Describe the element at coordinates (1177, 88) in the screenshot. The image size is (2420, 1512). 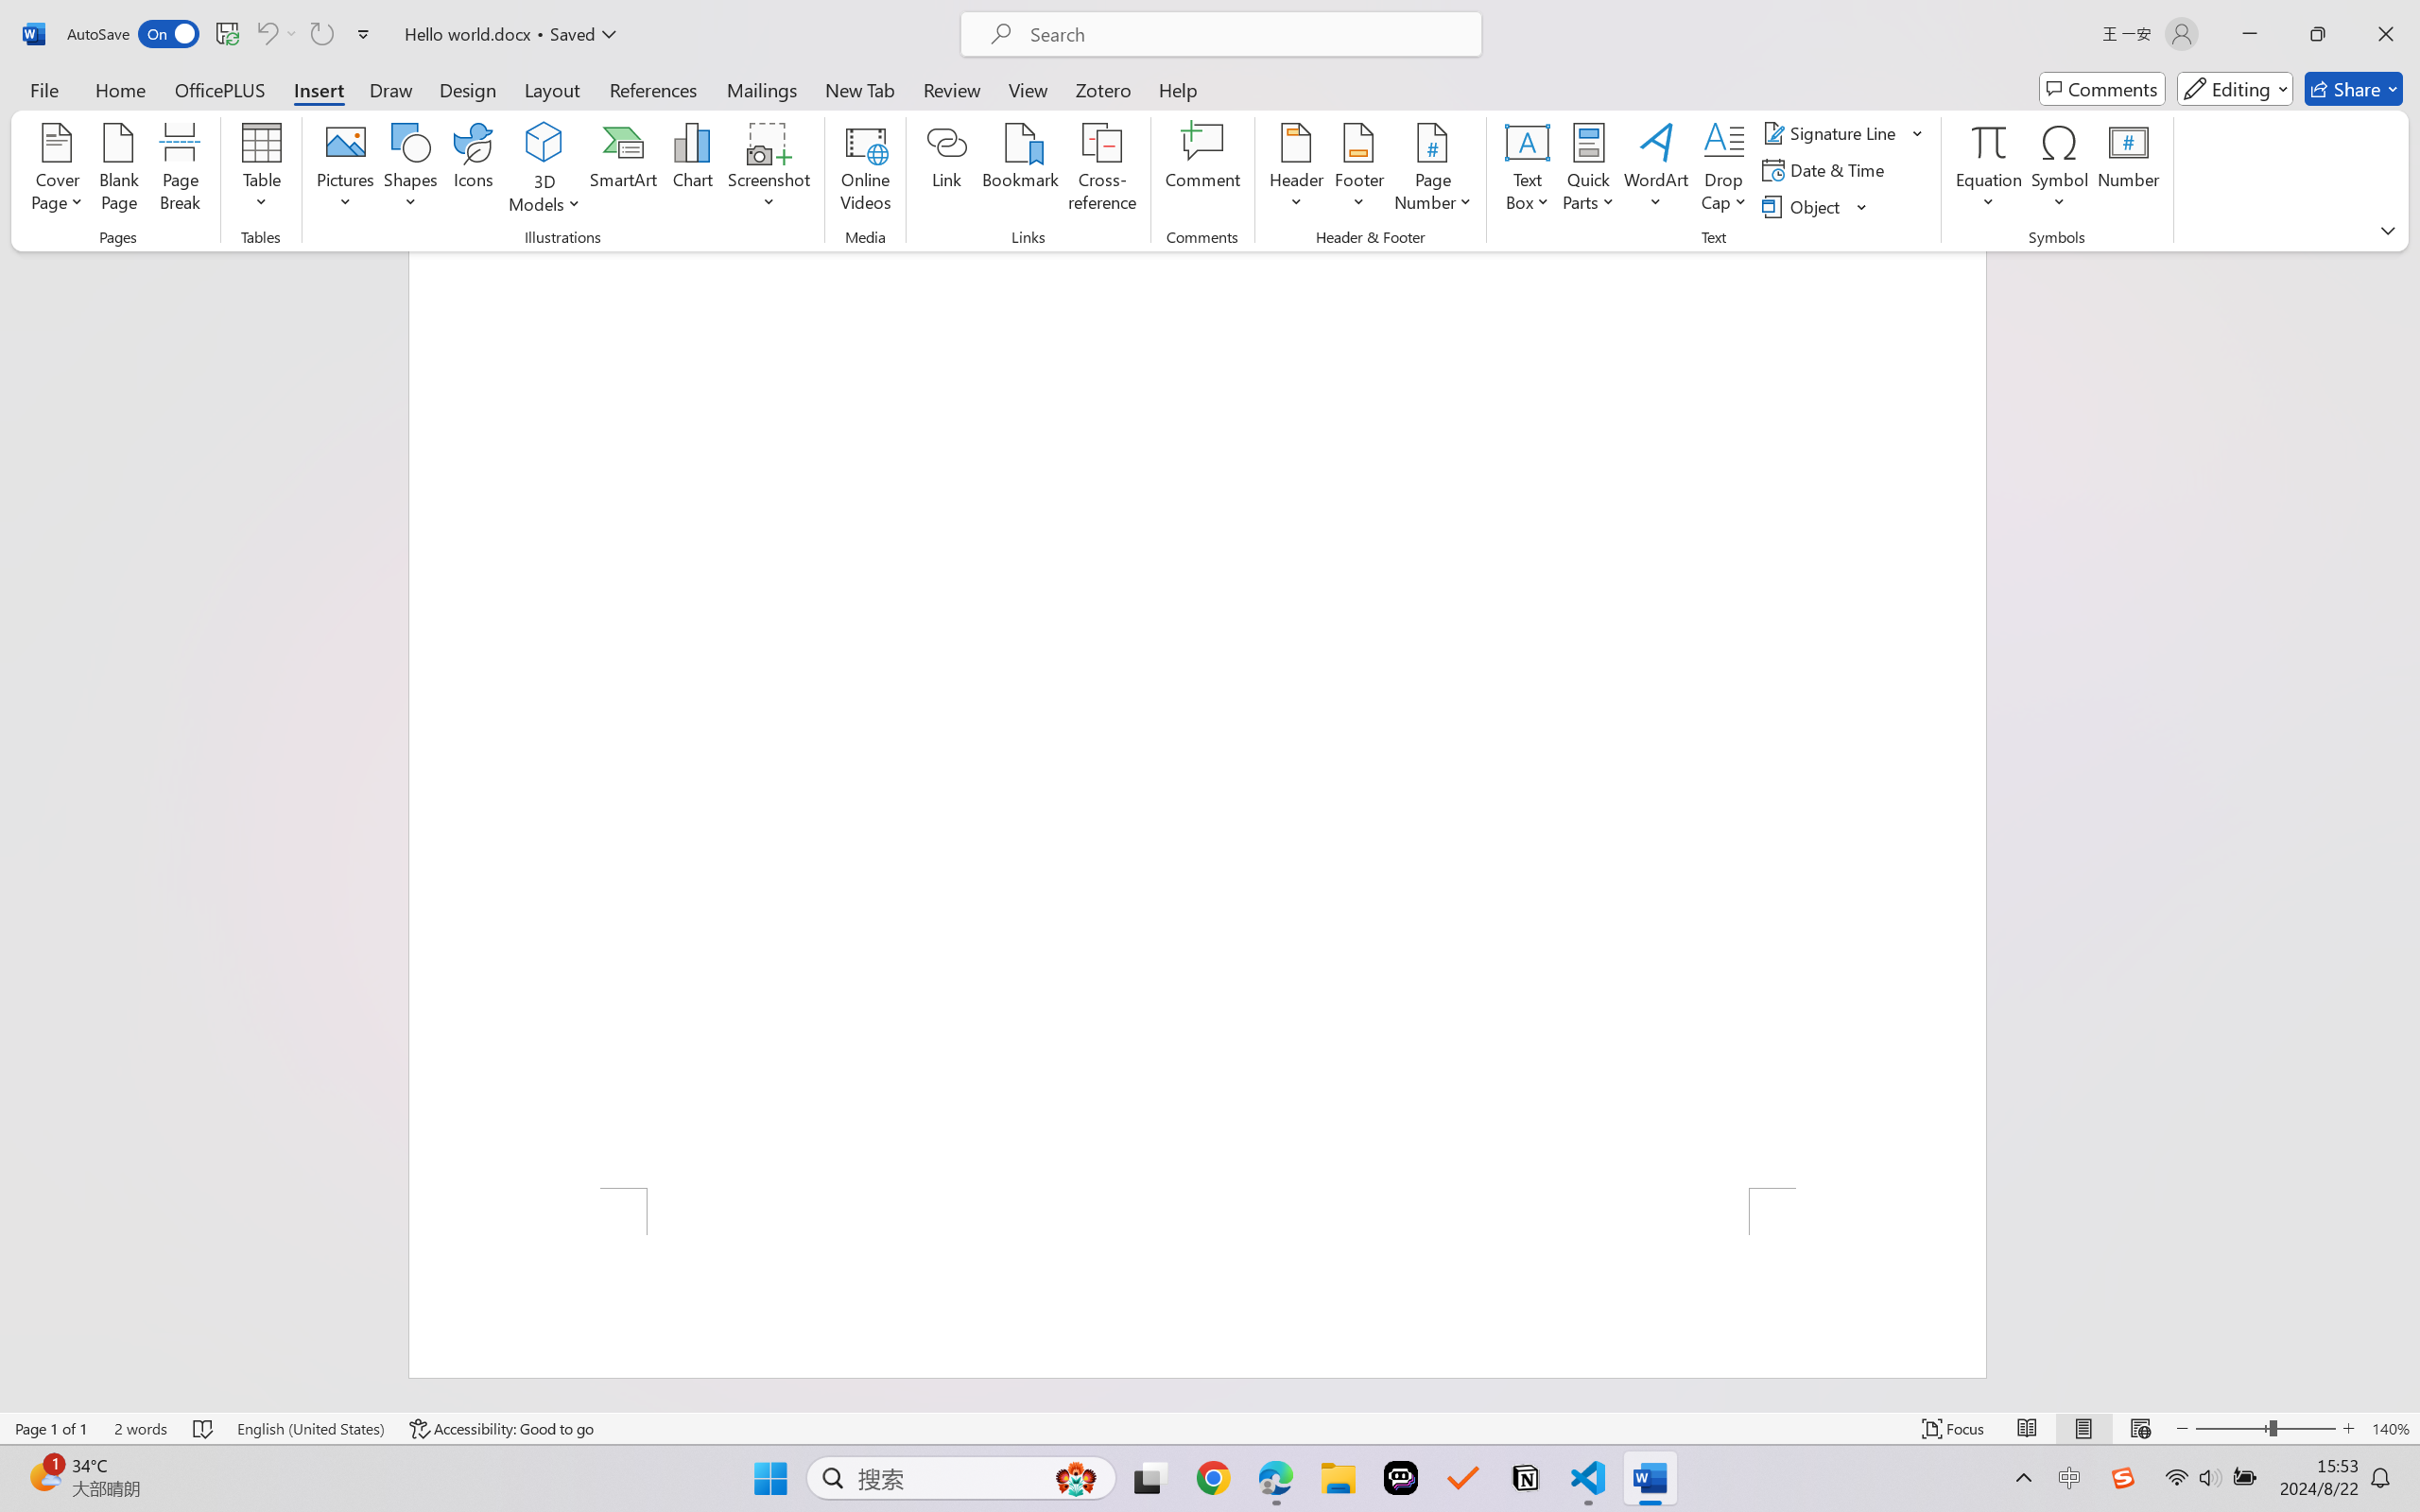
I see `'Help'` at that location.